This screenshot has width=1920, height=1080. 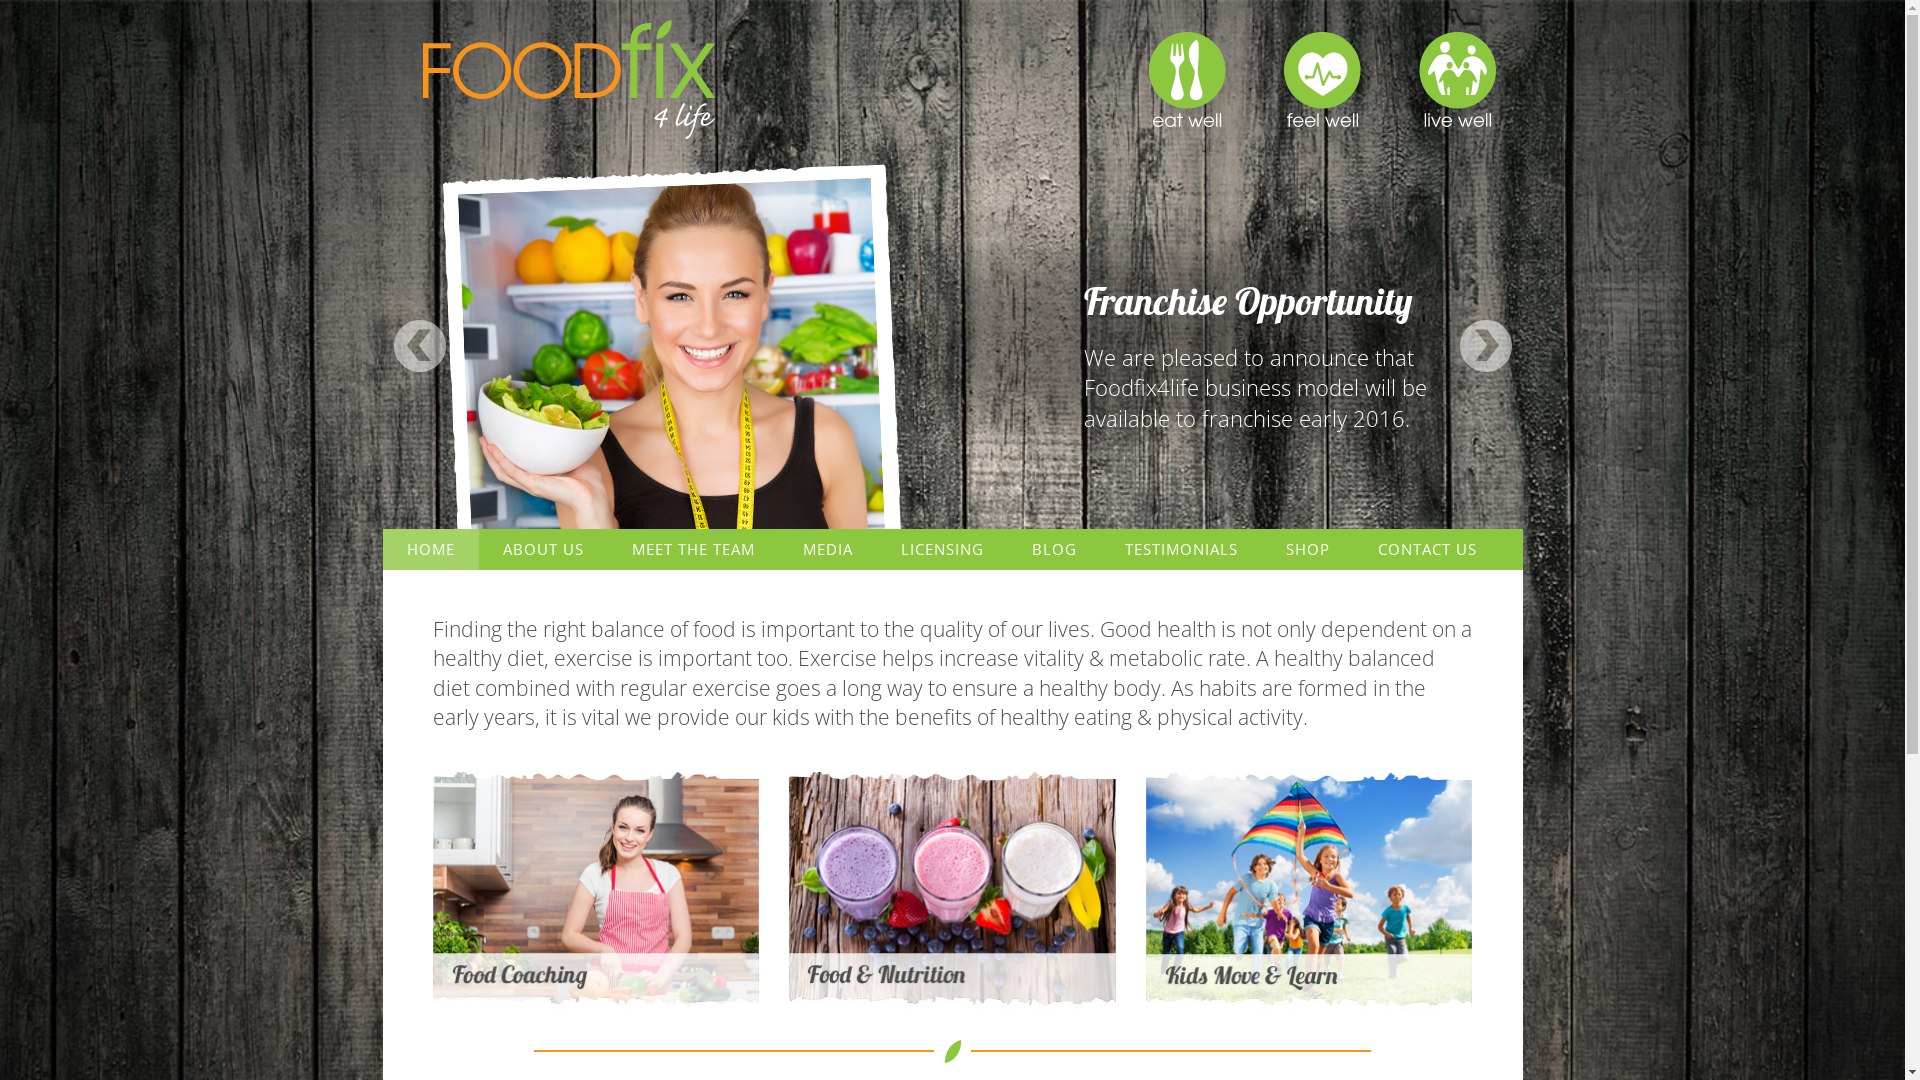 I want to click on 'SHOP', so click(x=1261, y=549).